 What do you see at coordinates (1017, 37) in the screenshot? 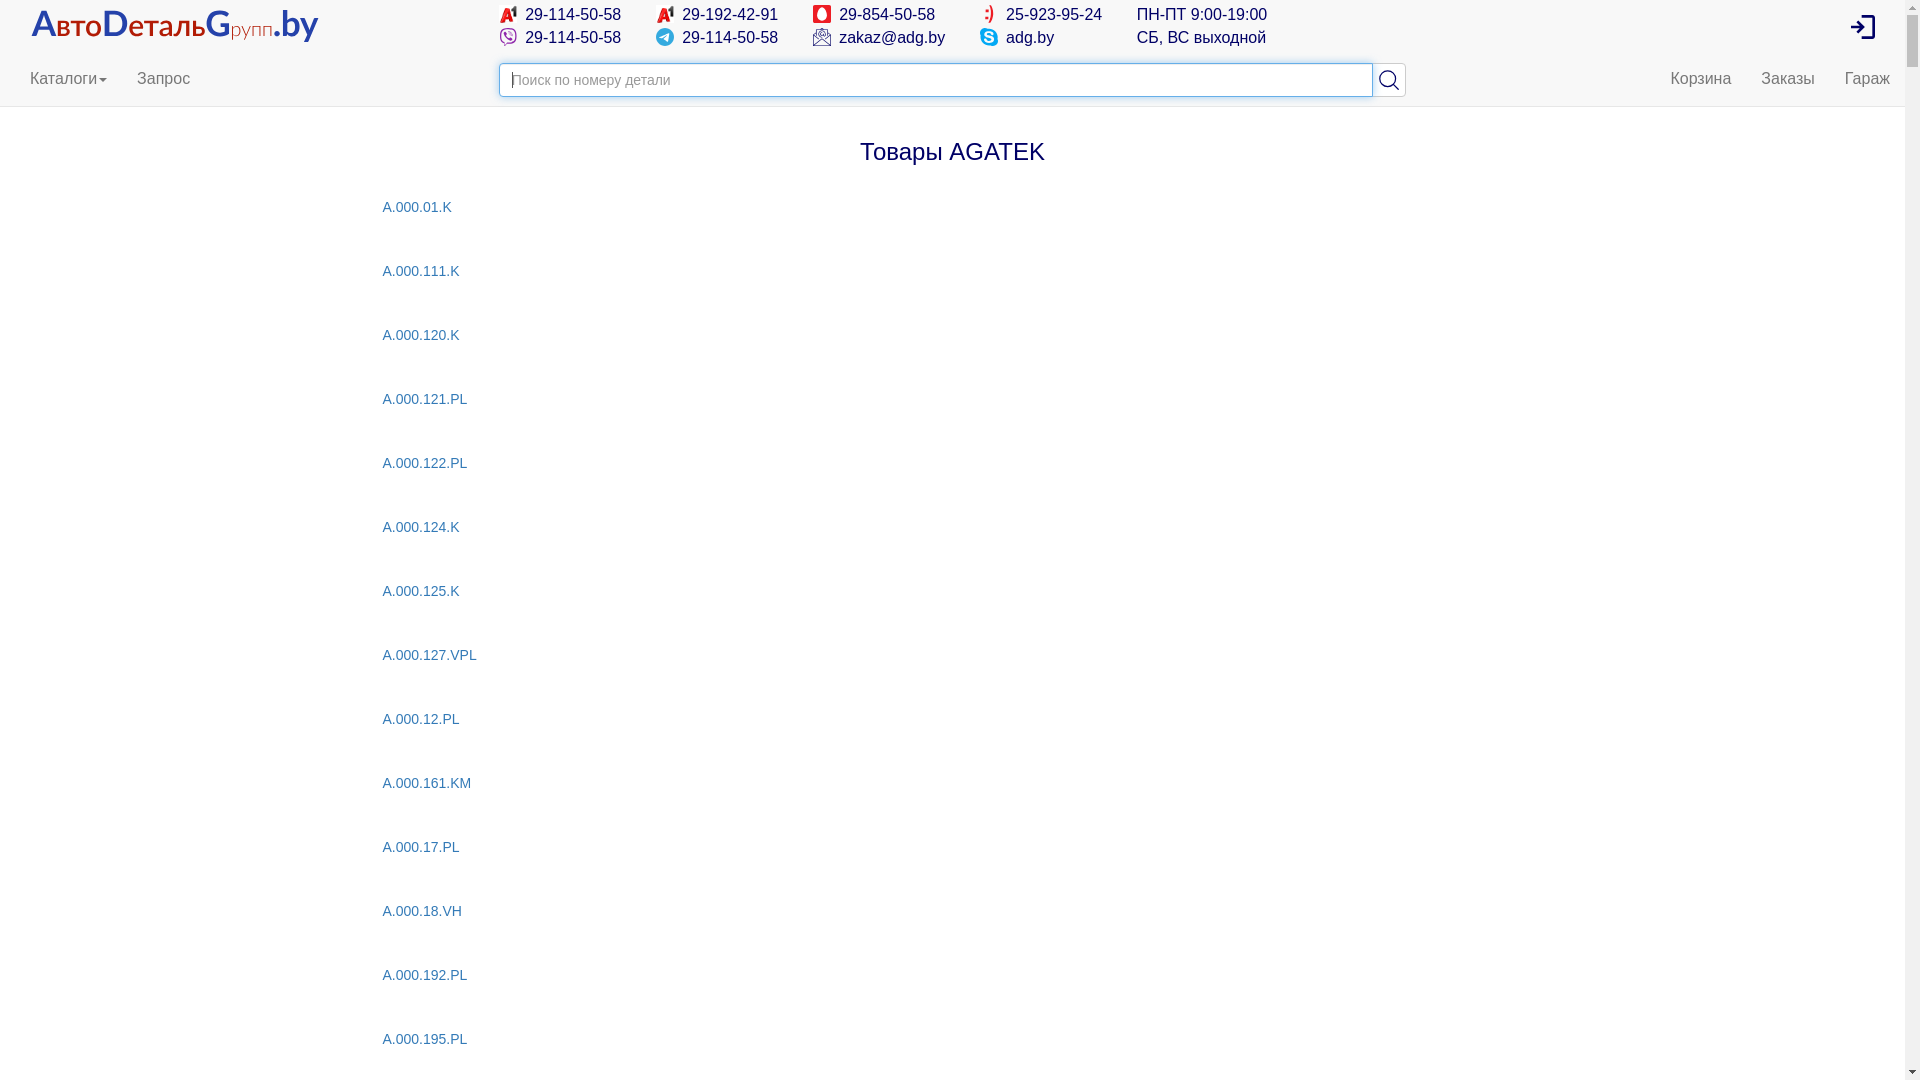
I see `'adg.by'` at bounding box center [1017, 37].